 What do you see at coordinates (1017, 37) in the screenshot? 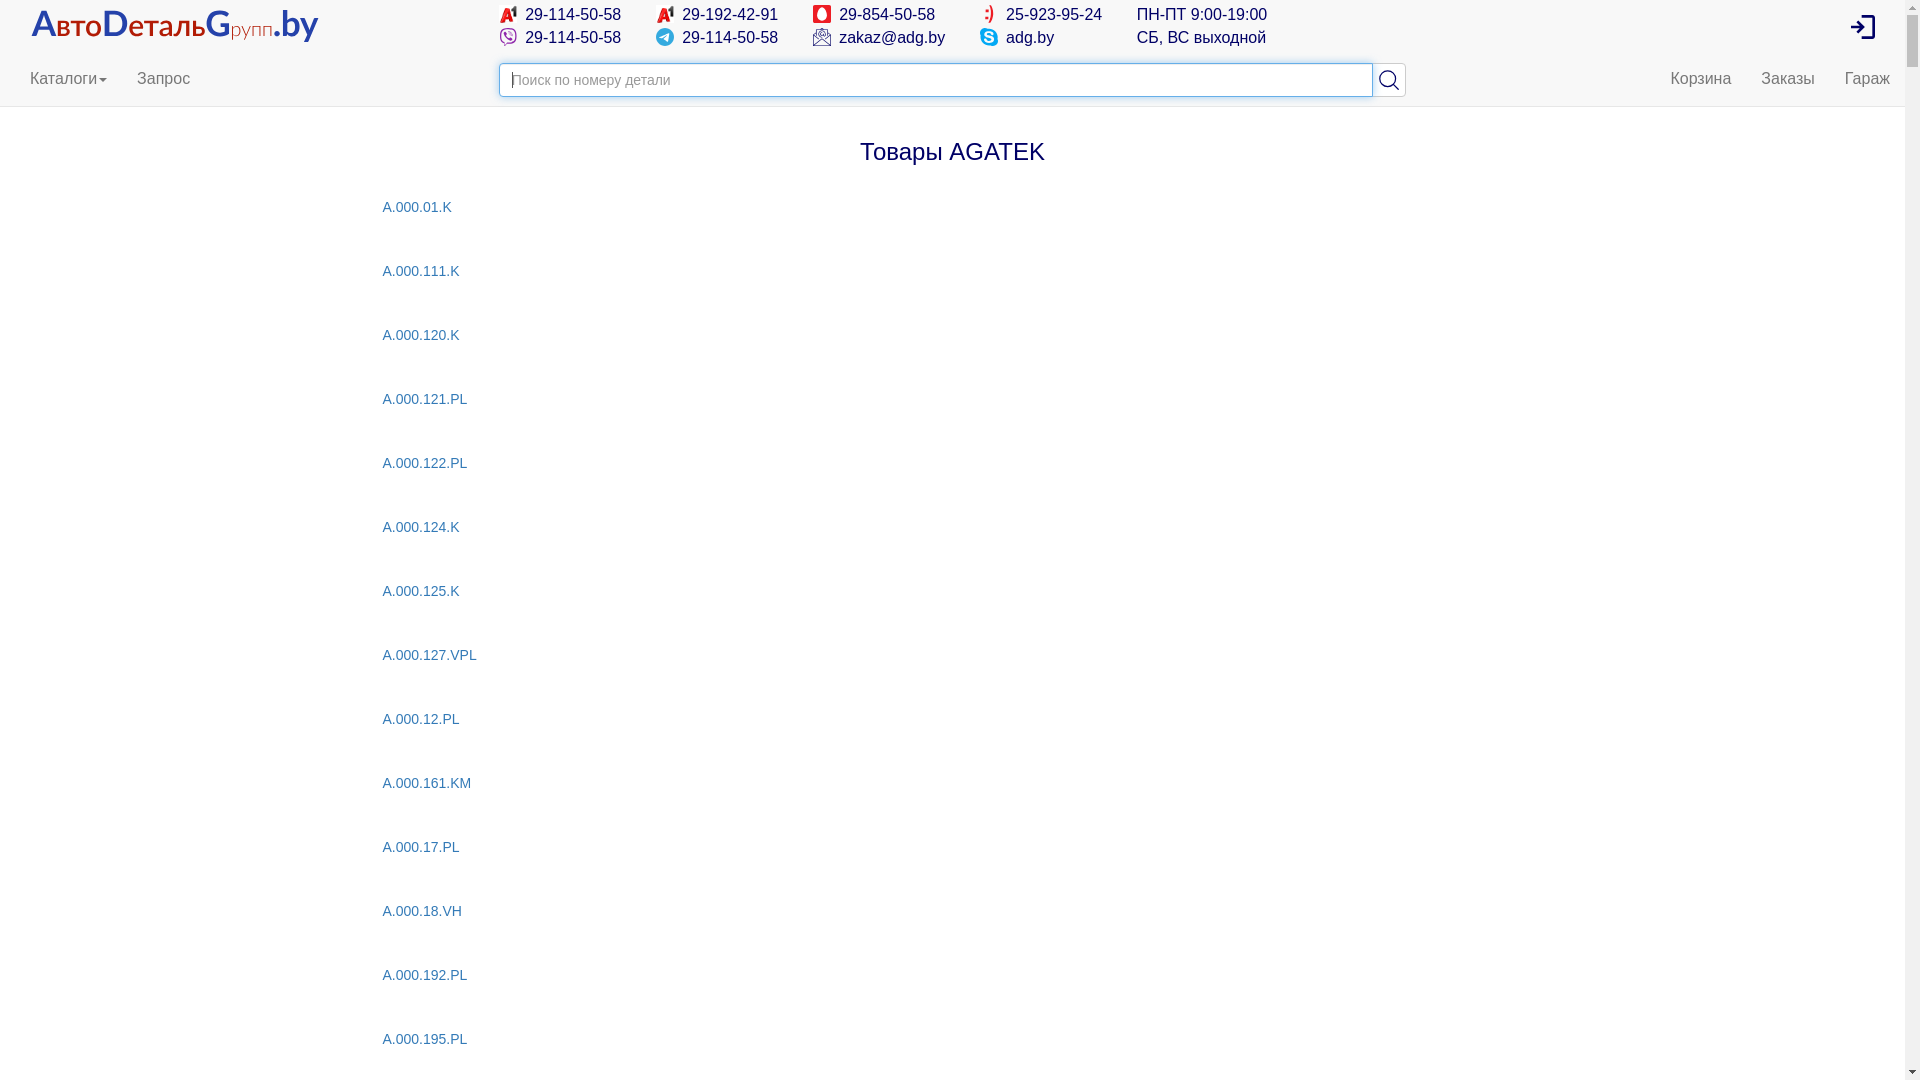
I see `'adg.by'` at bounding box center [1017, 37].